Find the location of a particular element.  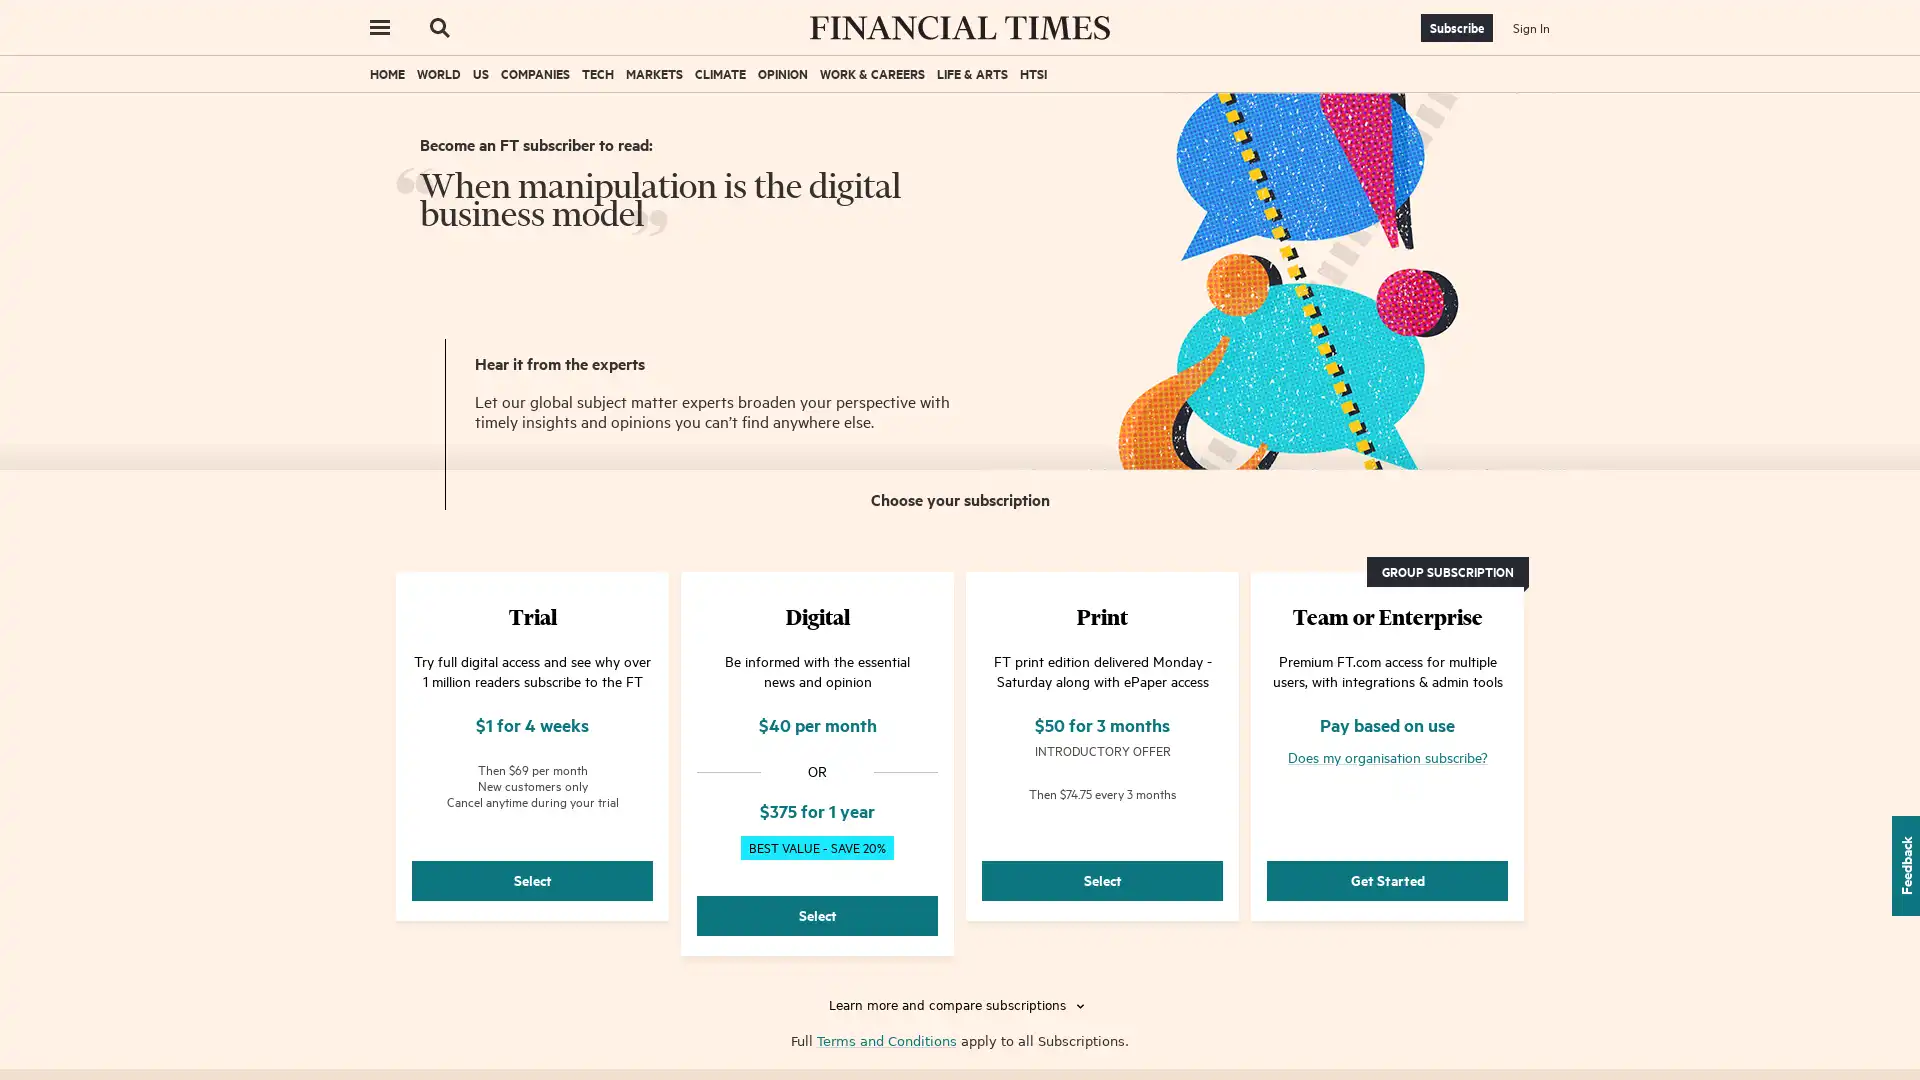

Learn more and compare subscriptions content expands above is located at coordinates (960, 1006).